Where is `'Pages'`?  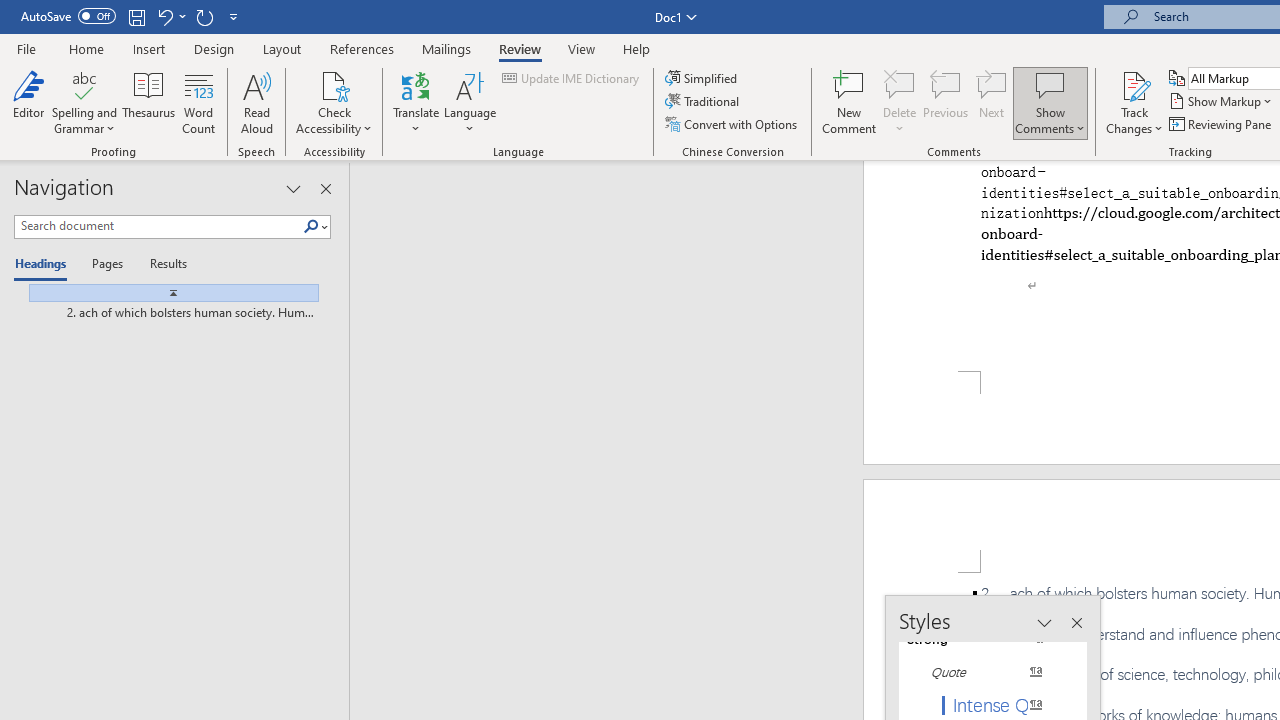
'Pages' is located at coordinates (104, 264).